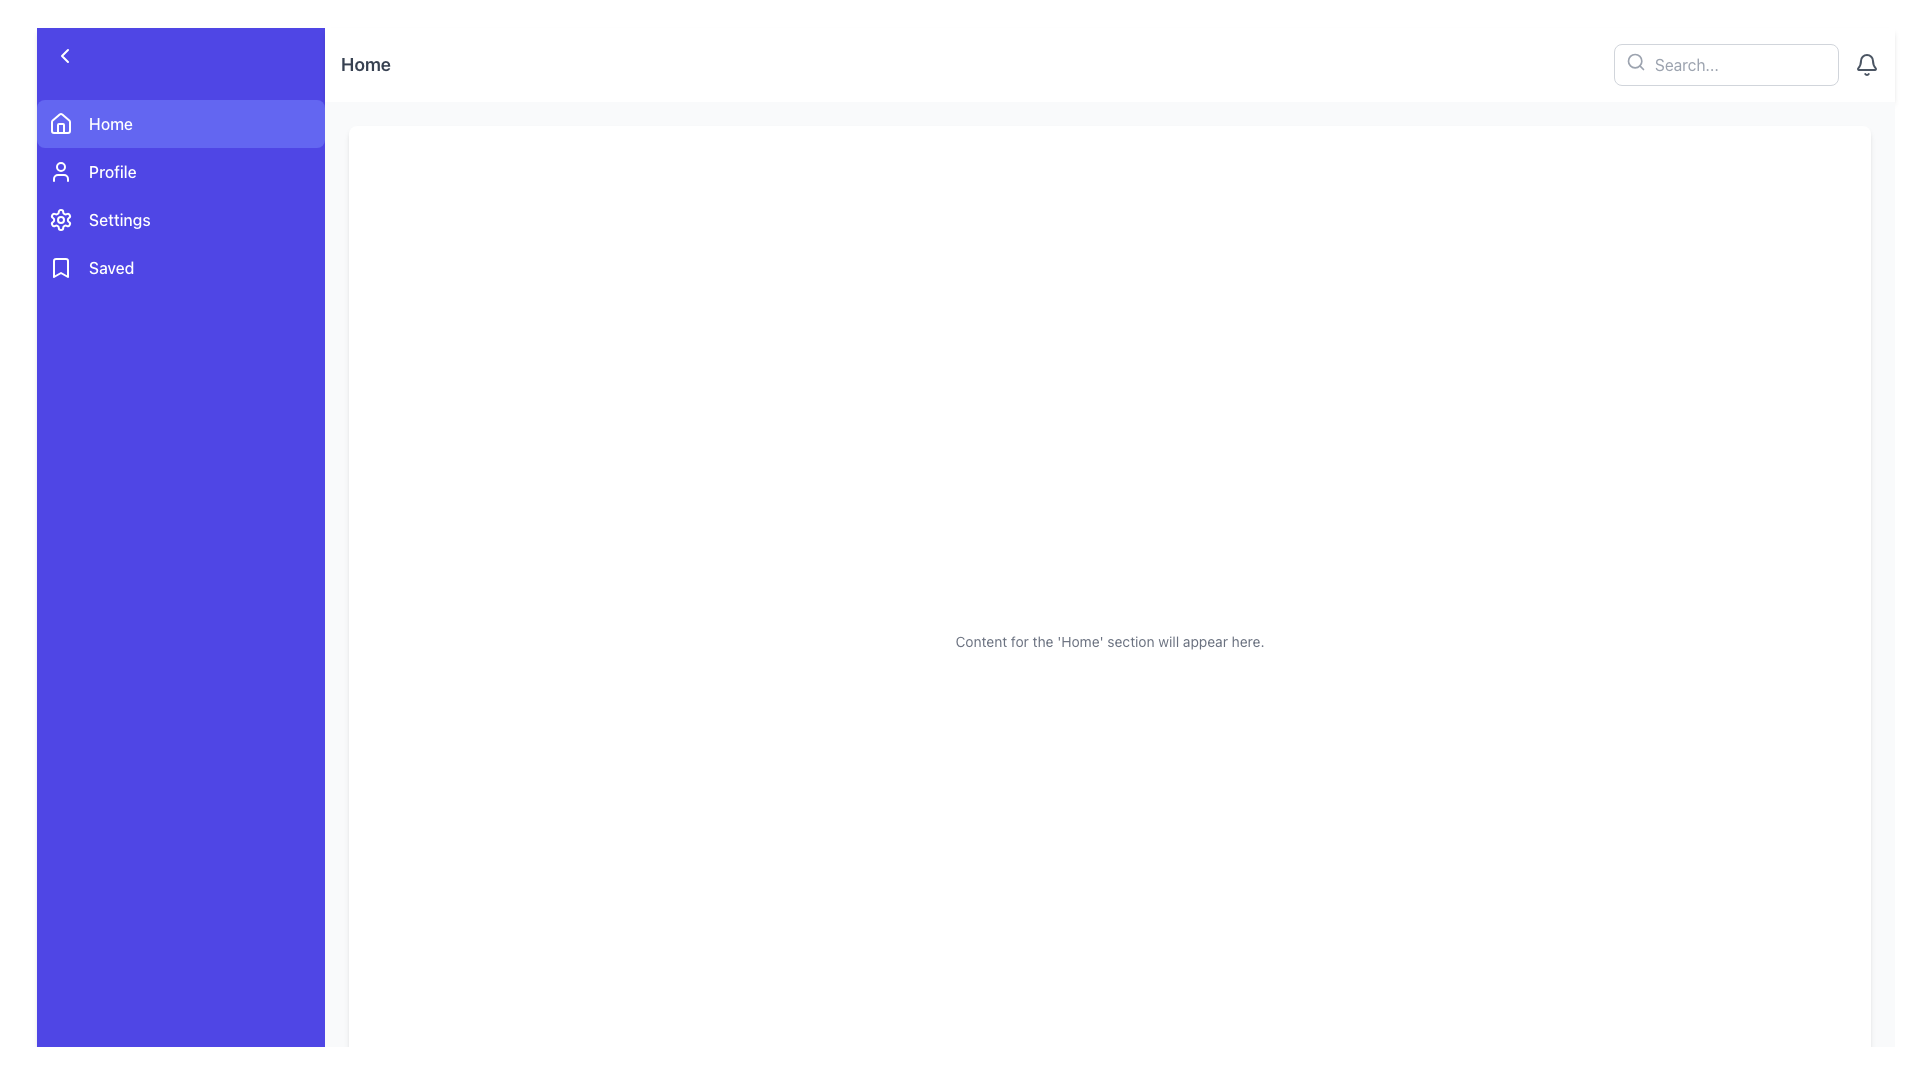  Describe the element at coordinates (110, 266) in the screenshot. I see `the third text label in the navigation options on the left panel, which serves as a label for the 'Saved' section of the application` at that location.